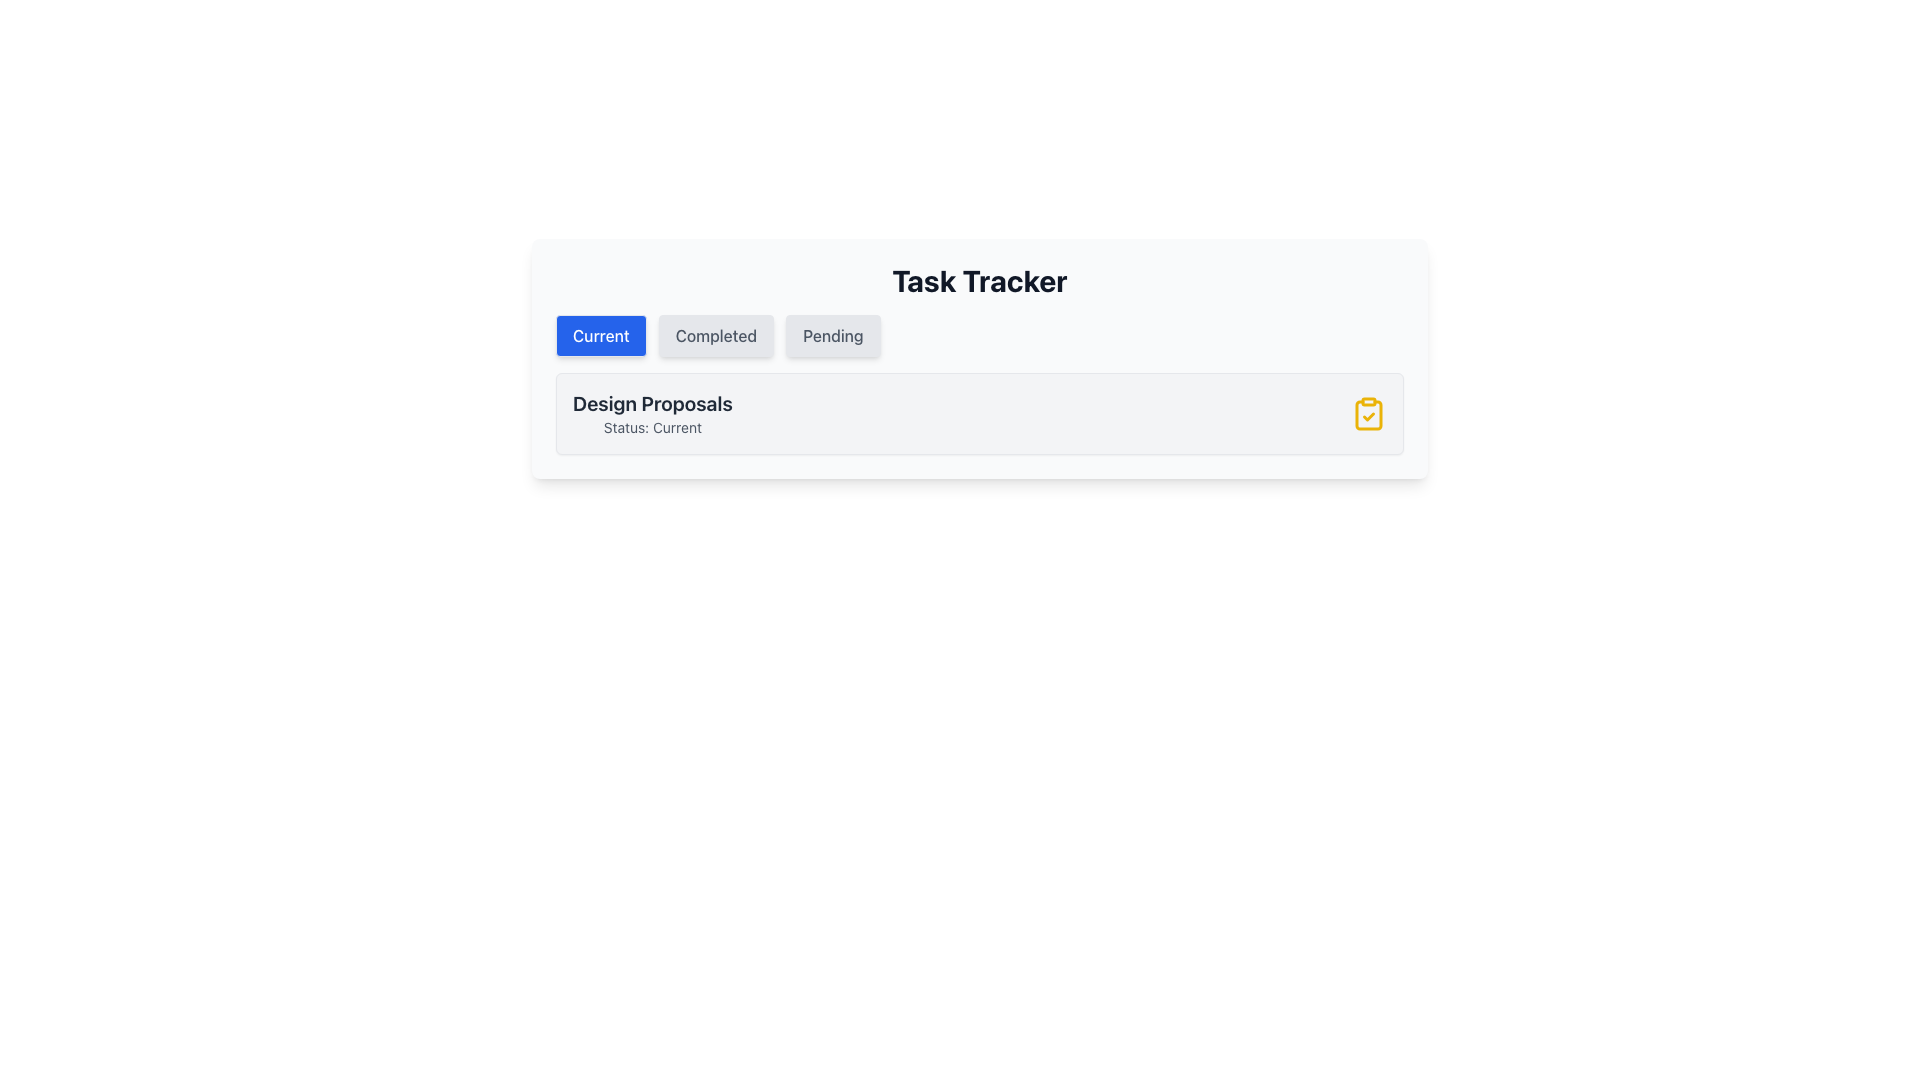 The height and width of the screenshot is (1080, 1920). I want to click on the bold textual heading 'Task Tracker' which is centrally aligned above the tabs 'Current', 'Completed', 'Pending', so click(979, 281).